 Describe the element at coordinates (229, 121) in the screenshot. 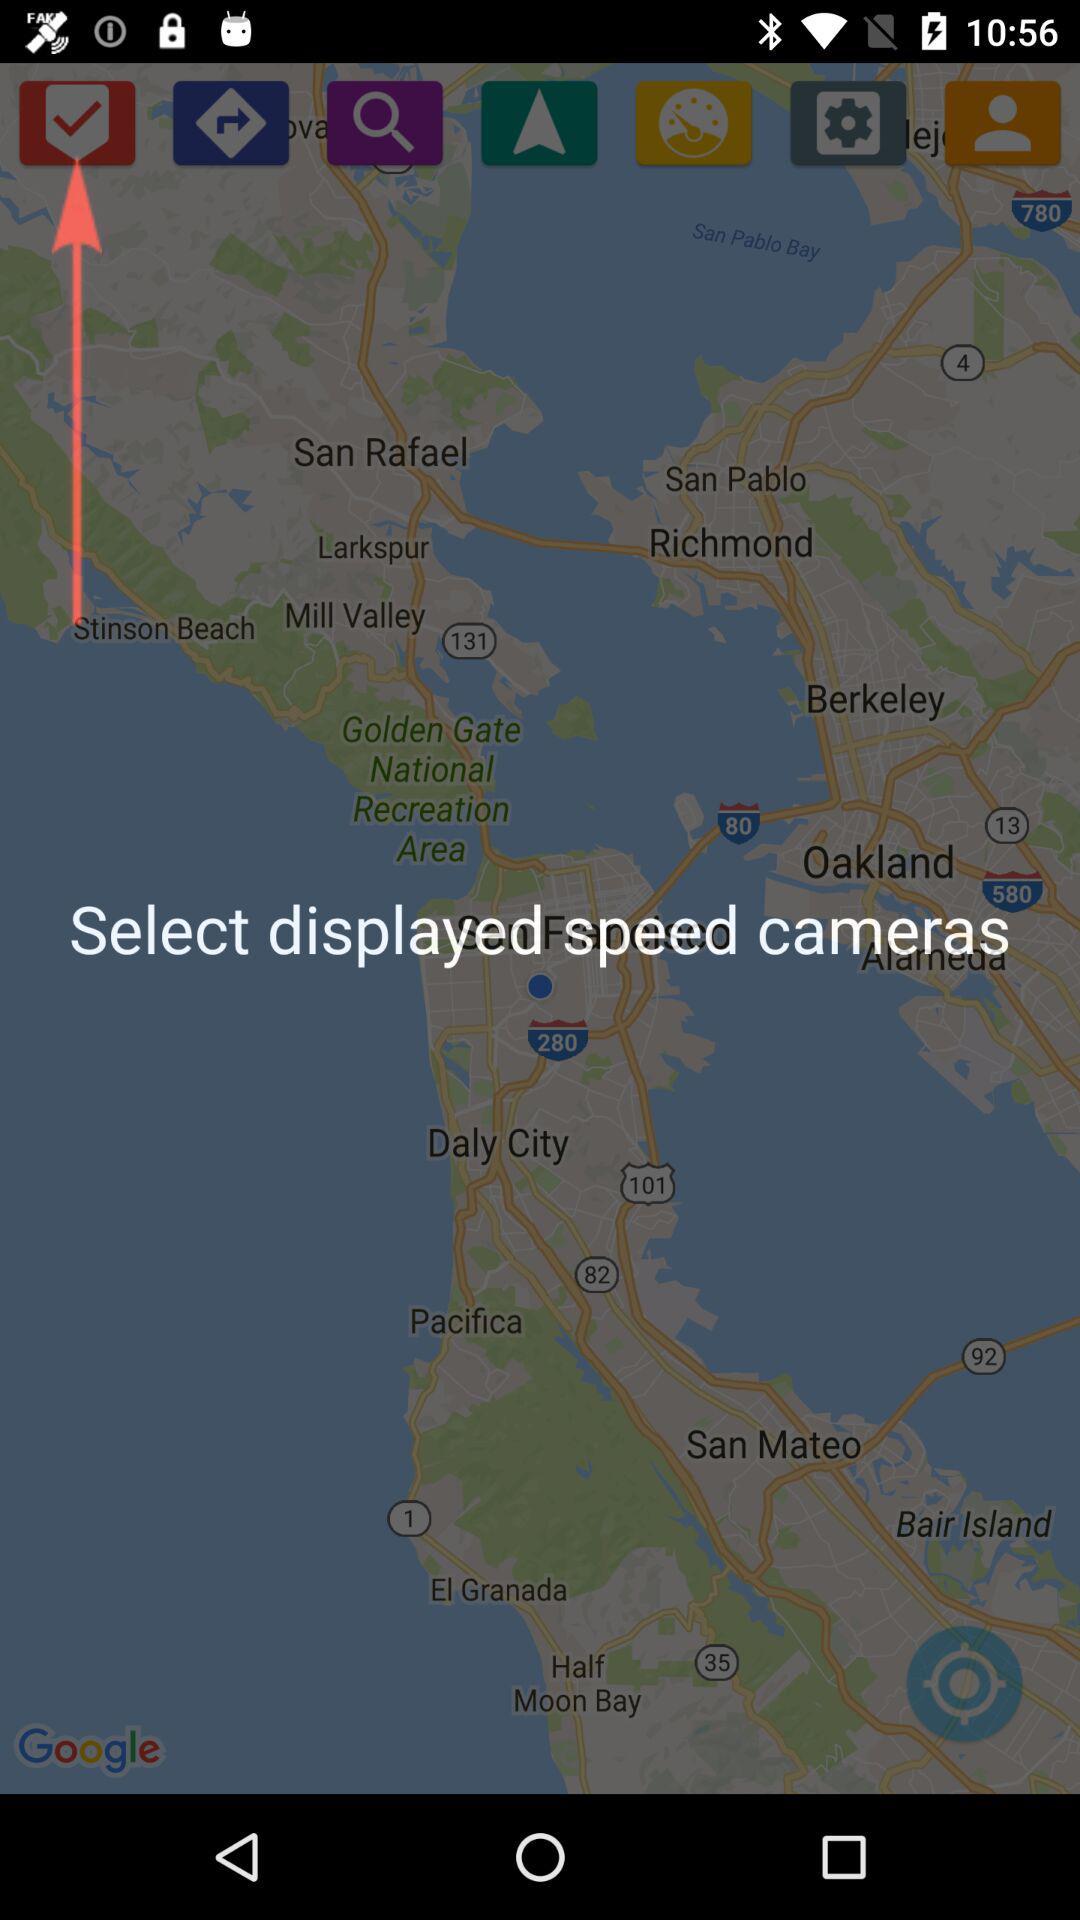

I see `enter` at that location.